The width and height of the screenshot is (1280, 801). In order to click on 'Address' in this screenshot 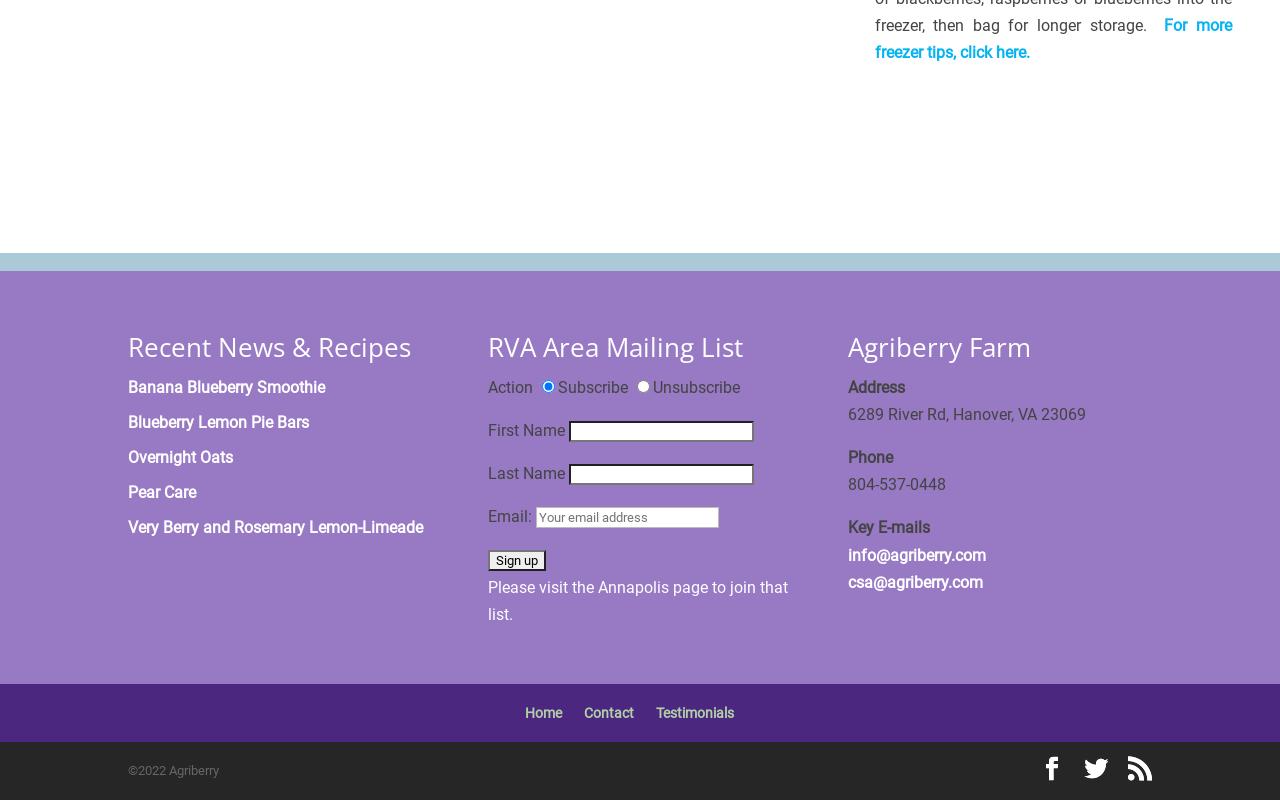, I will do `click(876, 386)`.